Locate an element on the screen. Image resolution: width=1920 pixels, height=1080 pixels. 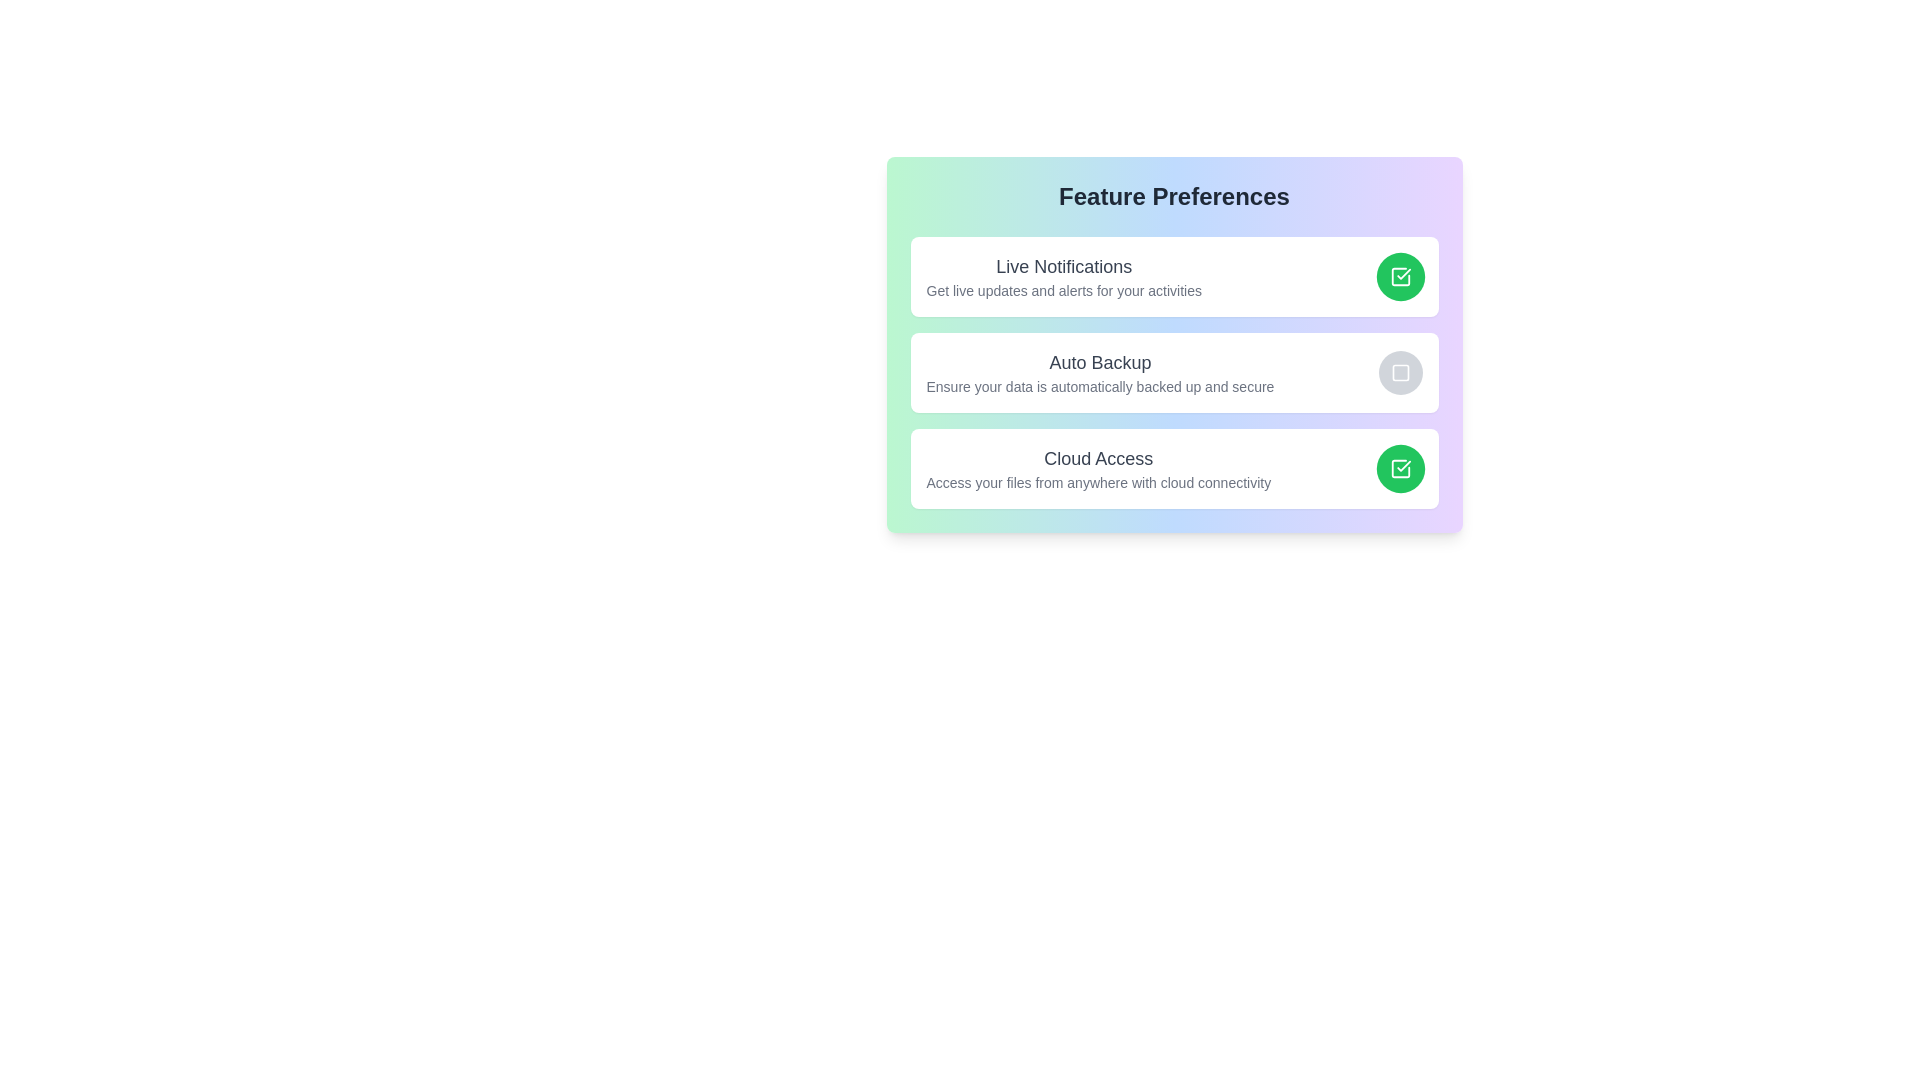
text from the 'Auto Backup' text label, which is located in the second card of the 'Feature Preferences' section, positioned below the 'Live Notifications' card and above the 'Cloud Access' card is located at coordinates (1099, 362).